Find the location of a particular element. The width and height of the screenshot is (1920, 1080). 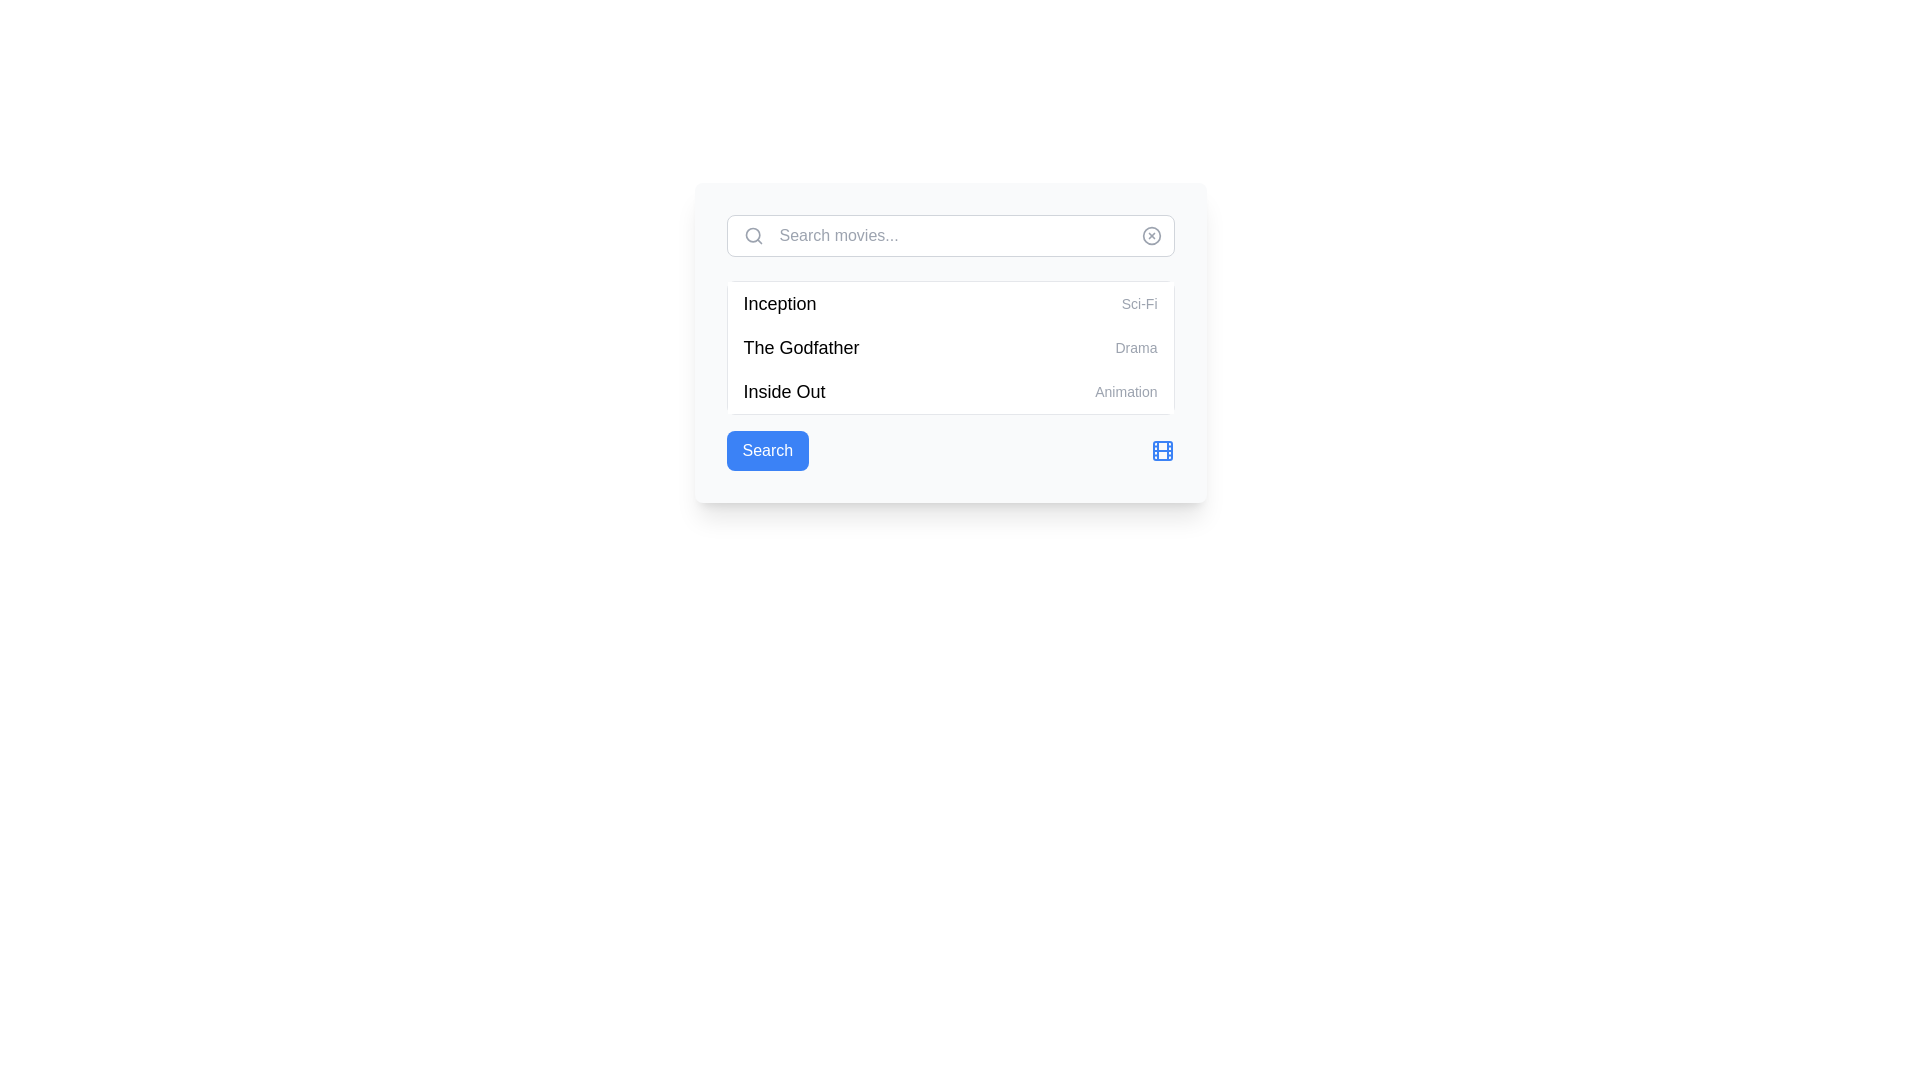

the text 'Inside Out' which is presented in a bold typeface is located at coordinates (783, 392).